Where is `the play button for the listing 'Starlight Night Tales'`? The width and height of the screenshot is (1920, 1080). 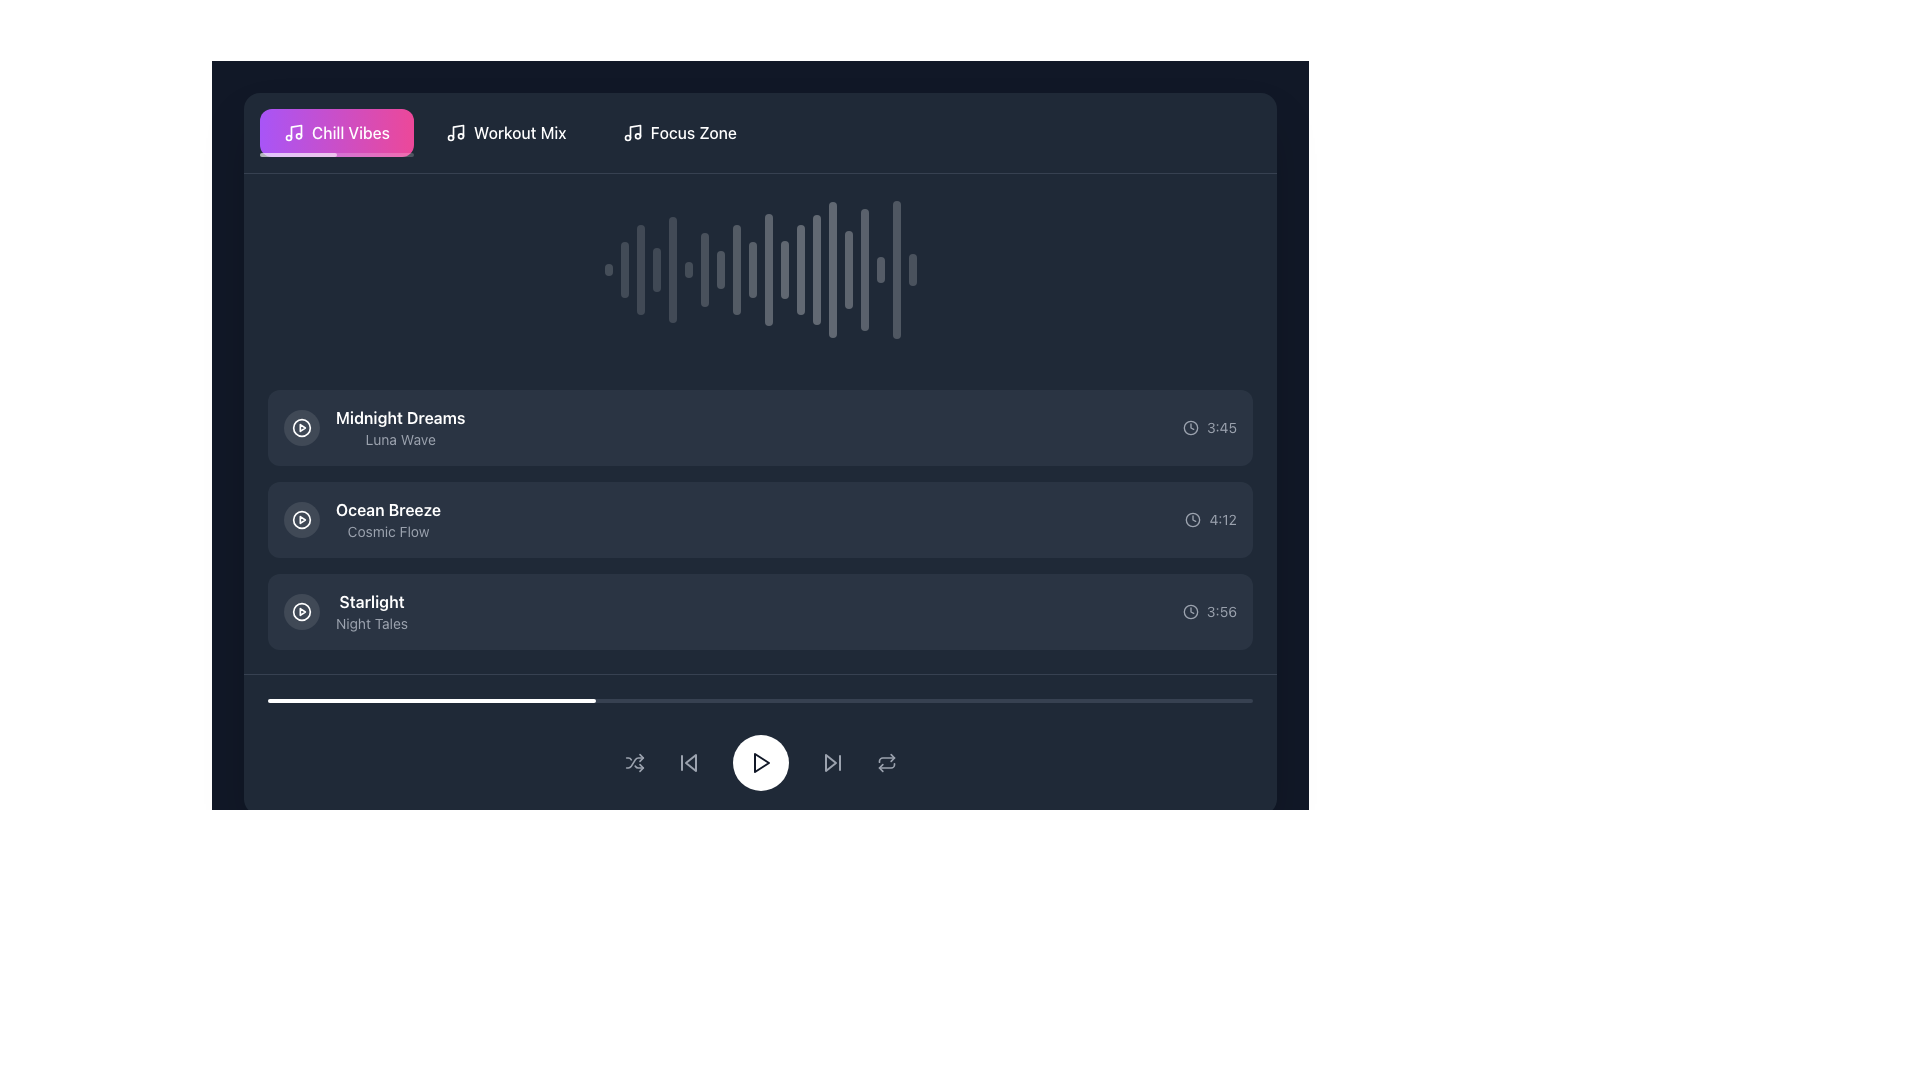
the play button for the listing 'Starlight Night Tales' is located at coordinates (301, 611).